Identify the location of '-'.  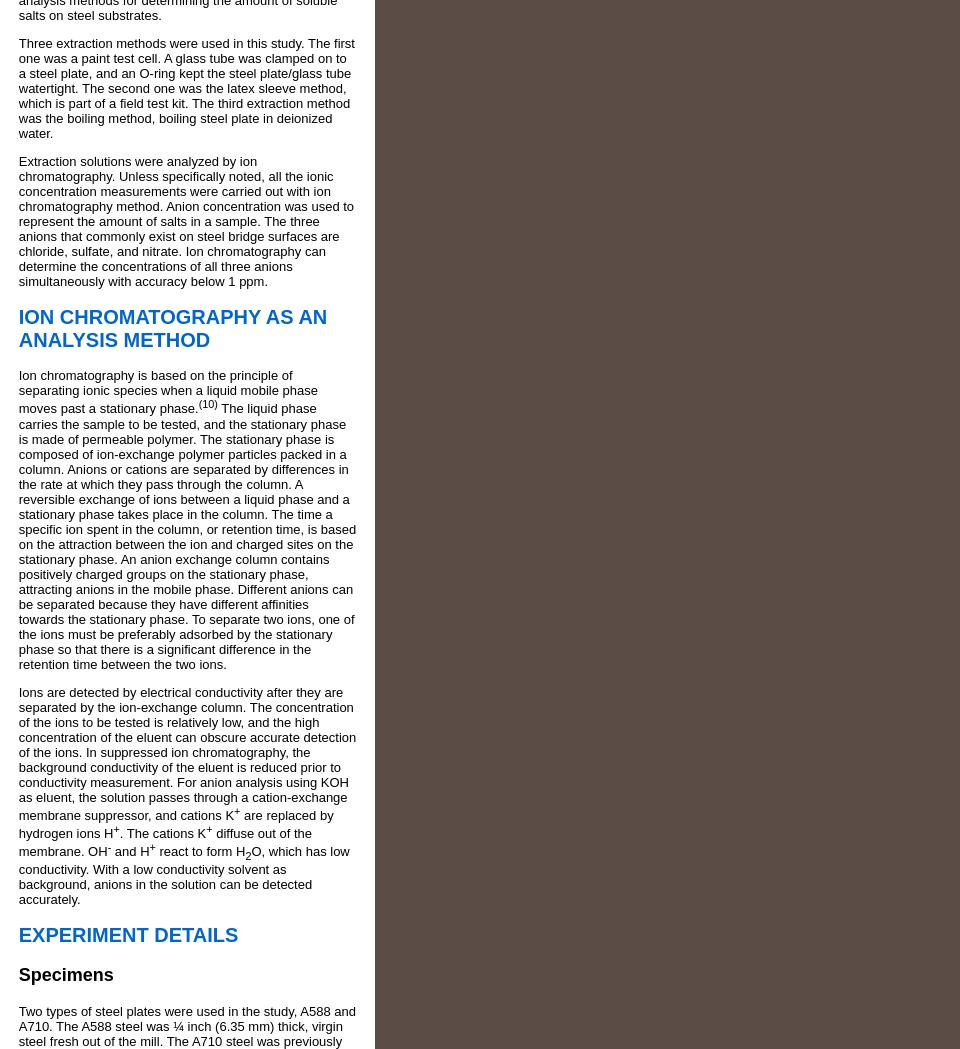
(108, 845).